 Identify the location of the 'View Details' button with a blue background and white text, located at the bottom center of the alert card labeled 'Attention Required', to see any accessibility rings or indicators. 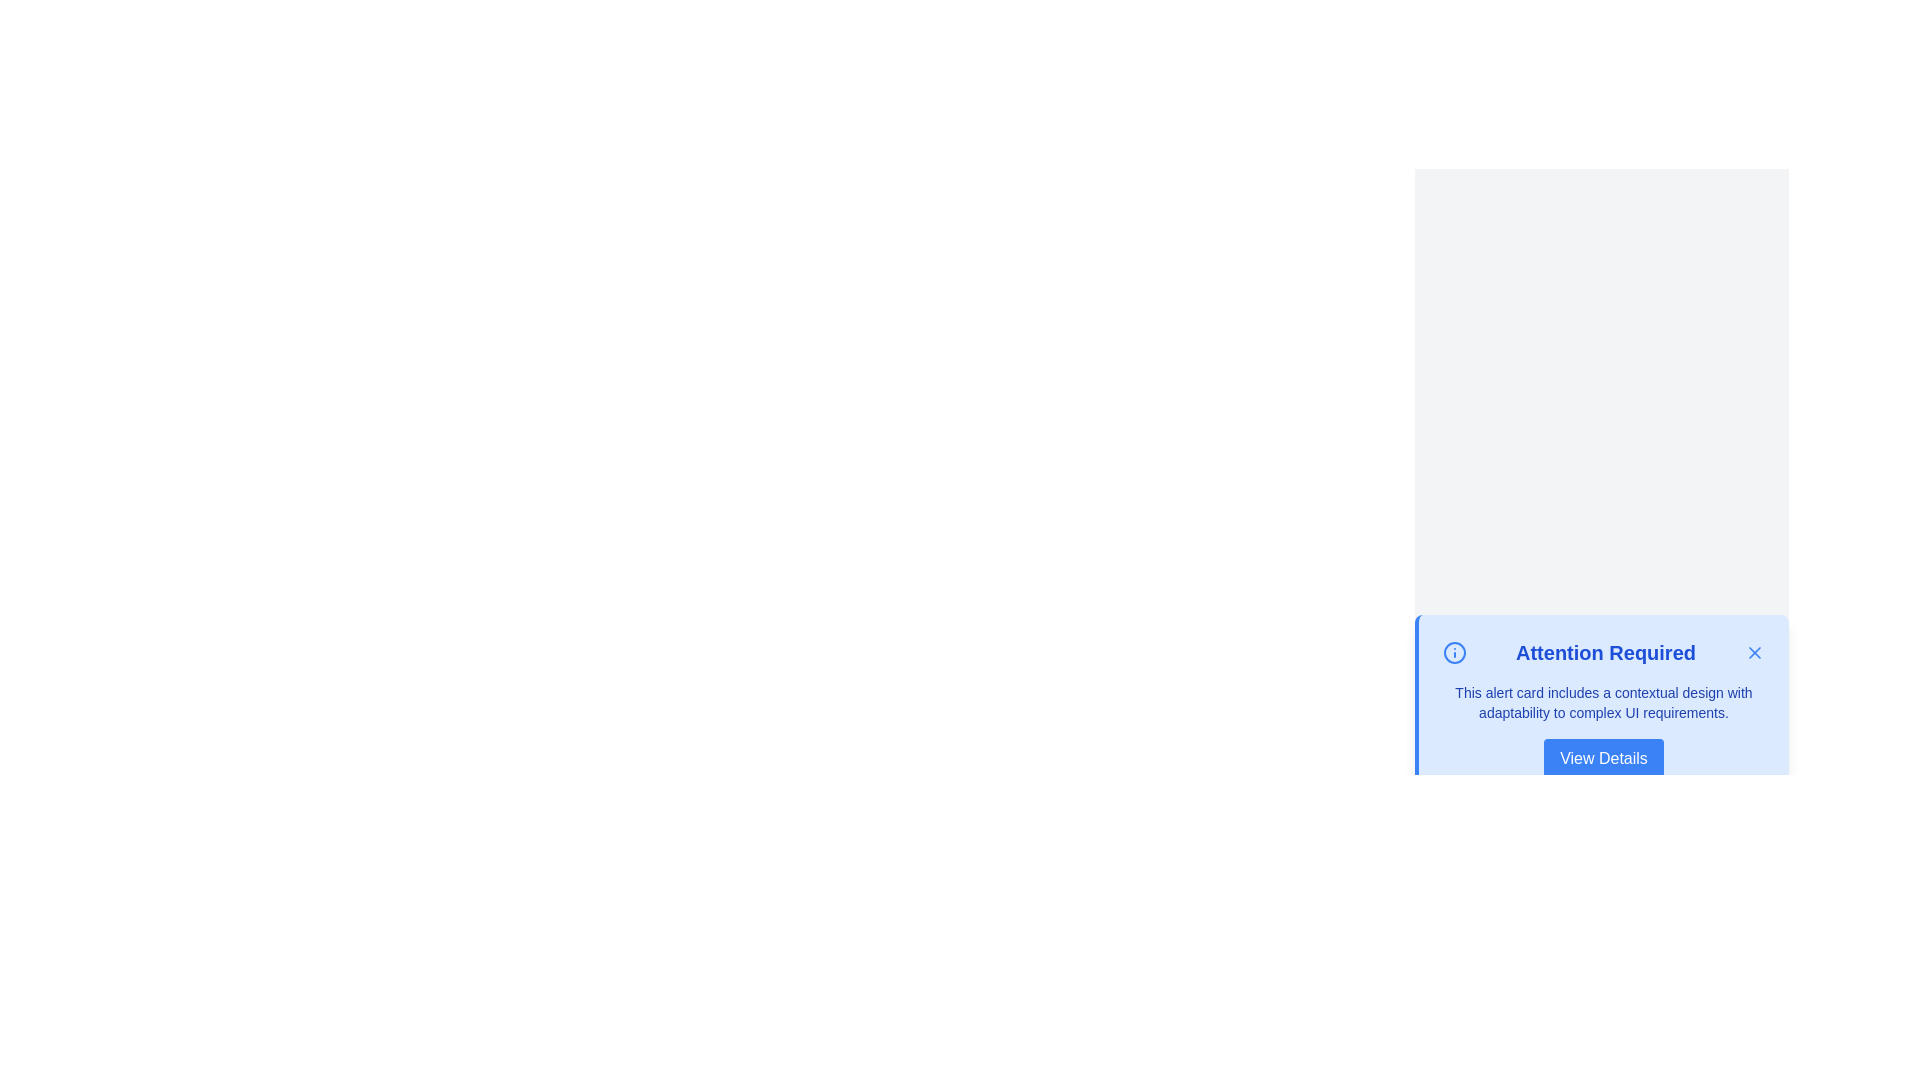
(1603, 759).